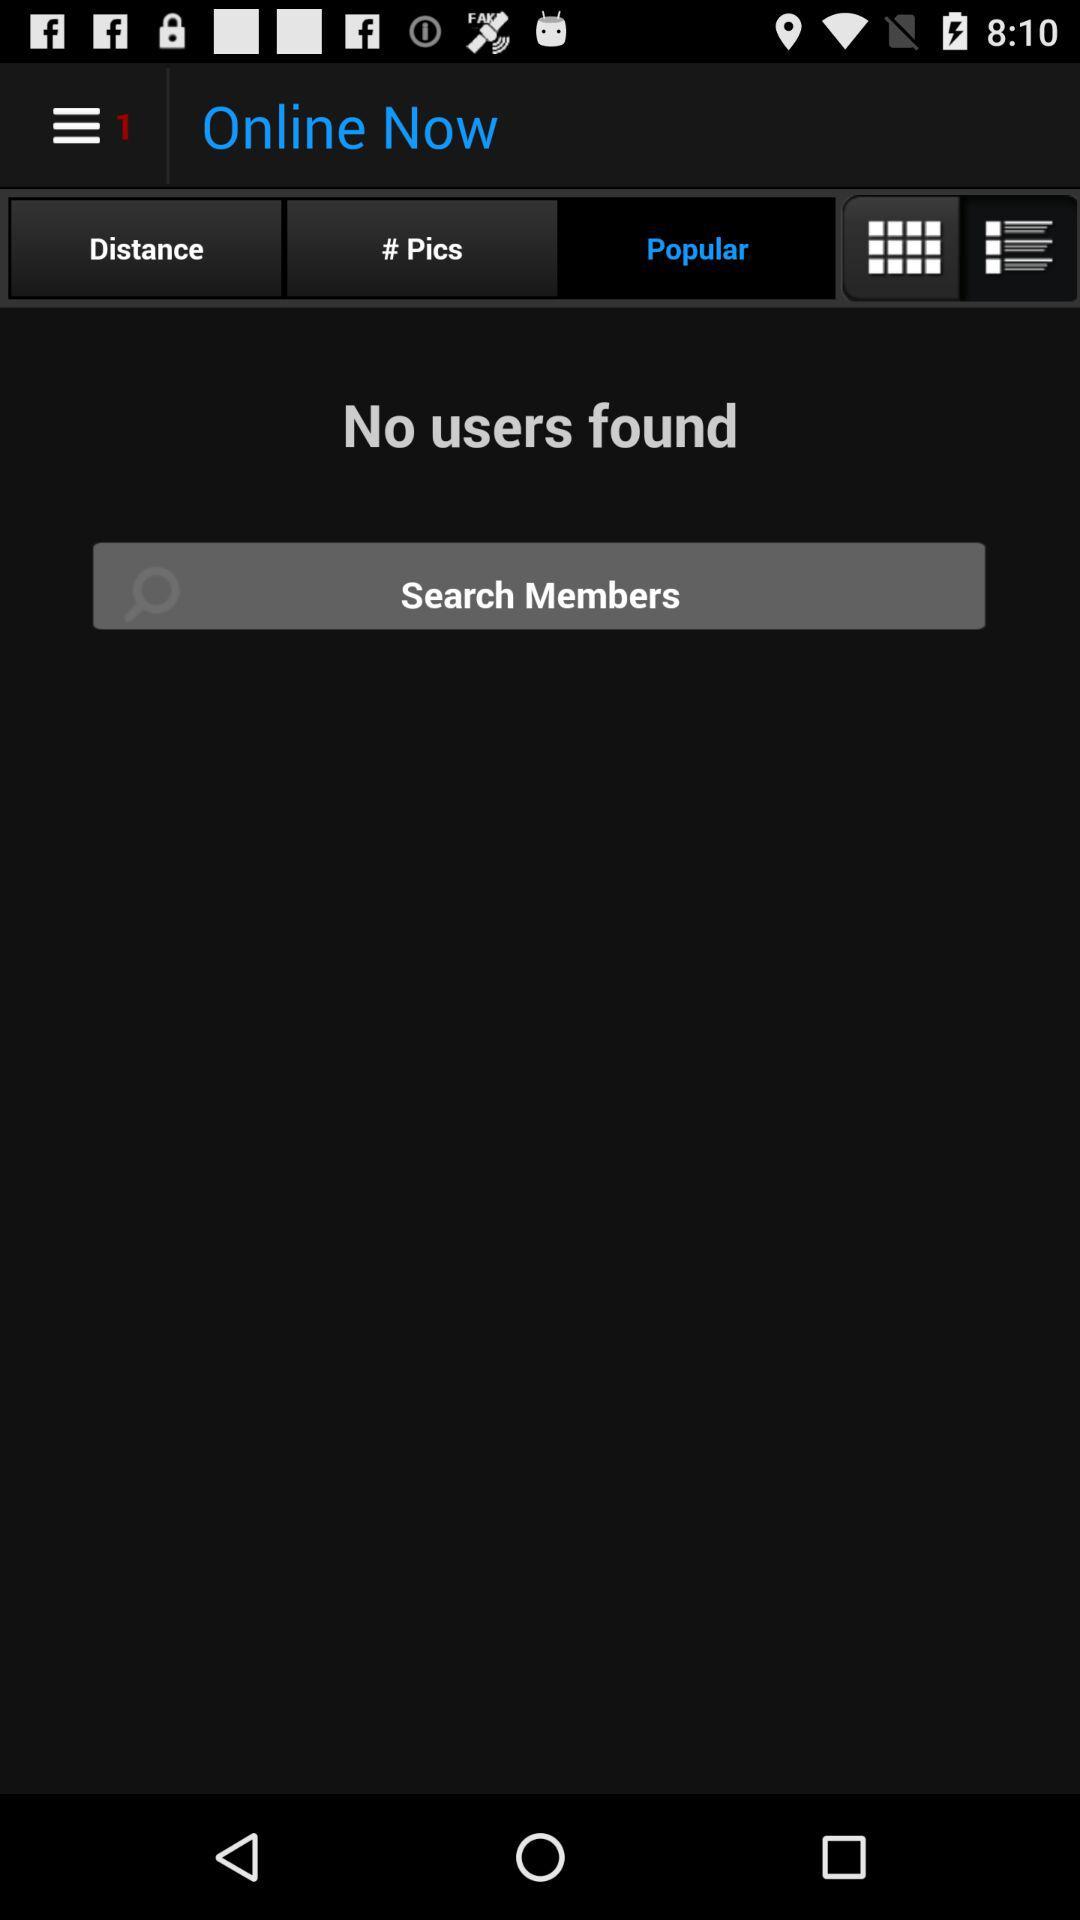 Image resolution: width=1080 pixels, height=1920 pixels. Describe the element at coordinates (421, 247) in the screenshot. I see `icon above the no users found app` at that location.